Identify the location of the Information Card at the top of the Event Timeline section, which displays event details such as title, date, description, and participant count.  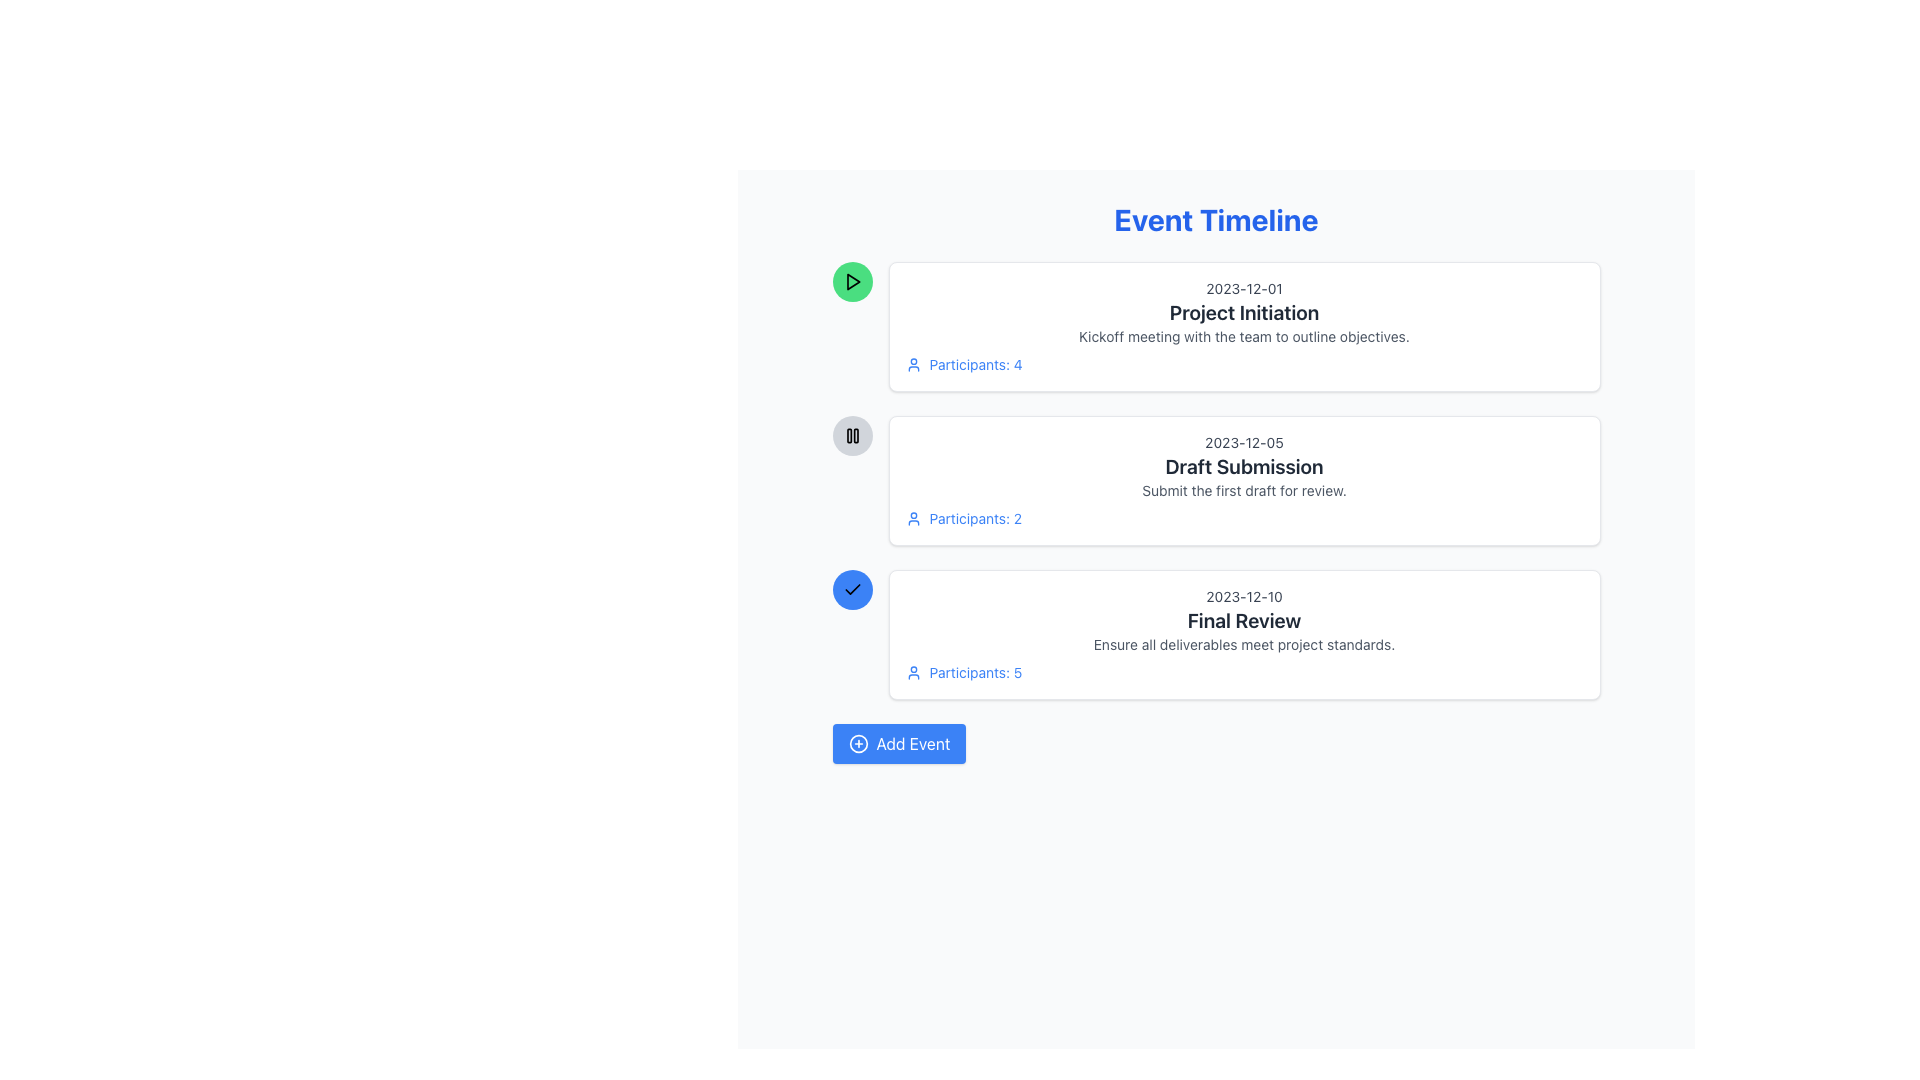
(1243, 326).